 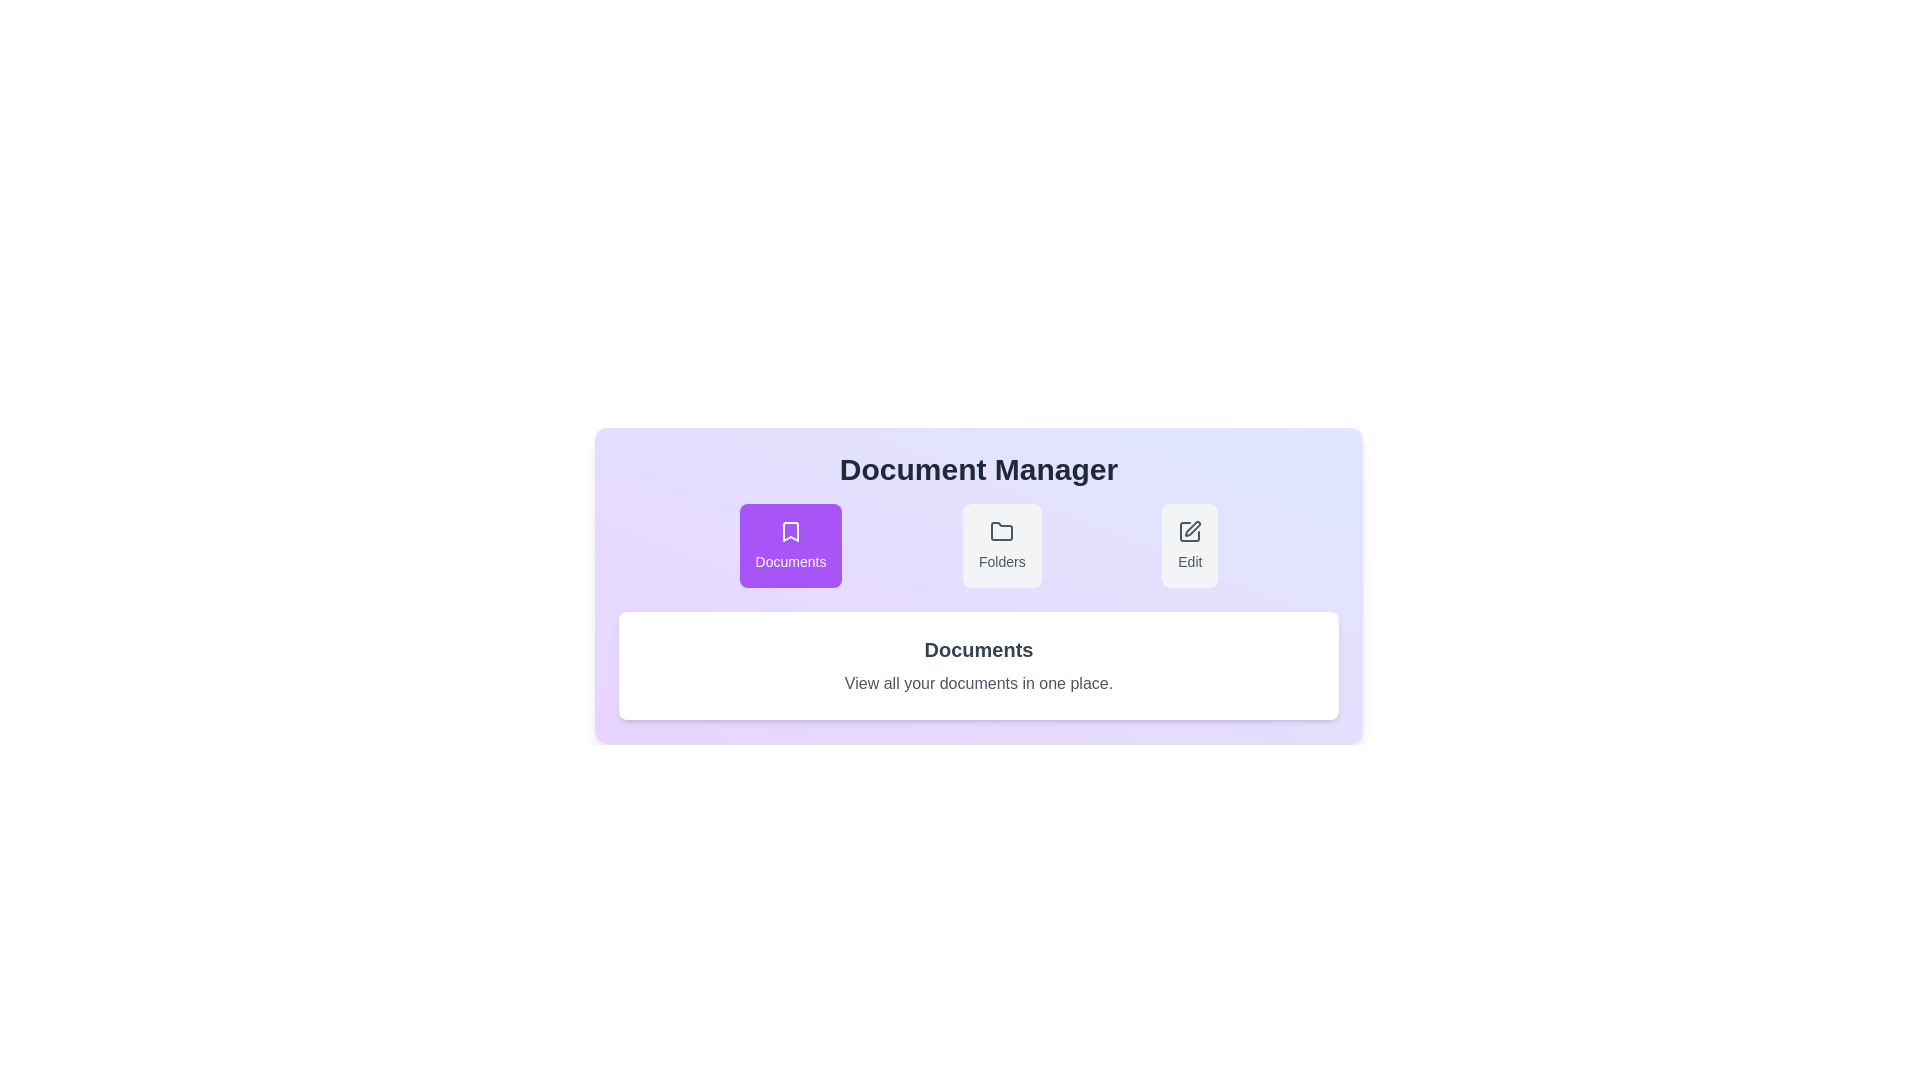 What do you see at coordinates (979, 666) in the screenshot?
I see `the informational card titled 'Documents', which has a white background, rounded corners, and contains the text 'View all your documents in one place.'` at bounding box center [979, 666].